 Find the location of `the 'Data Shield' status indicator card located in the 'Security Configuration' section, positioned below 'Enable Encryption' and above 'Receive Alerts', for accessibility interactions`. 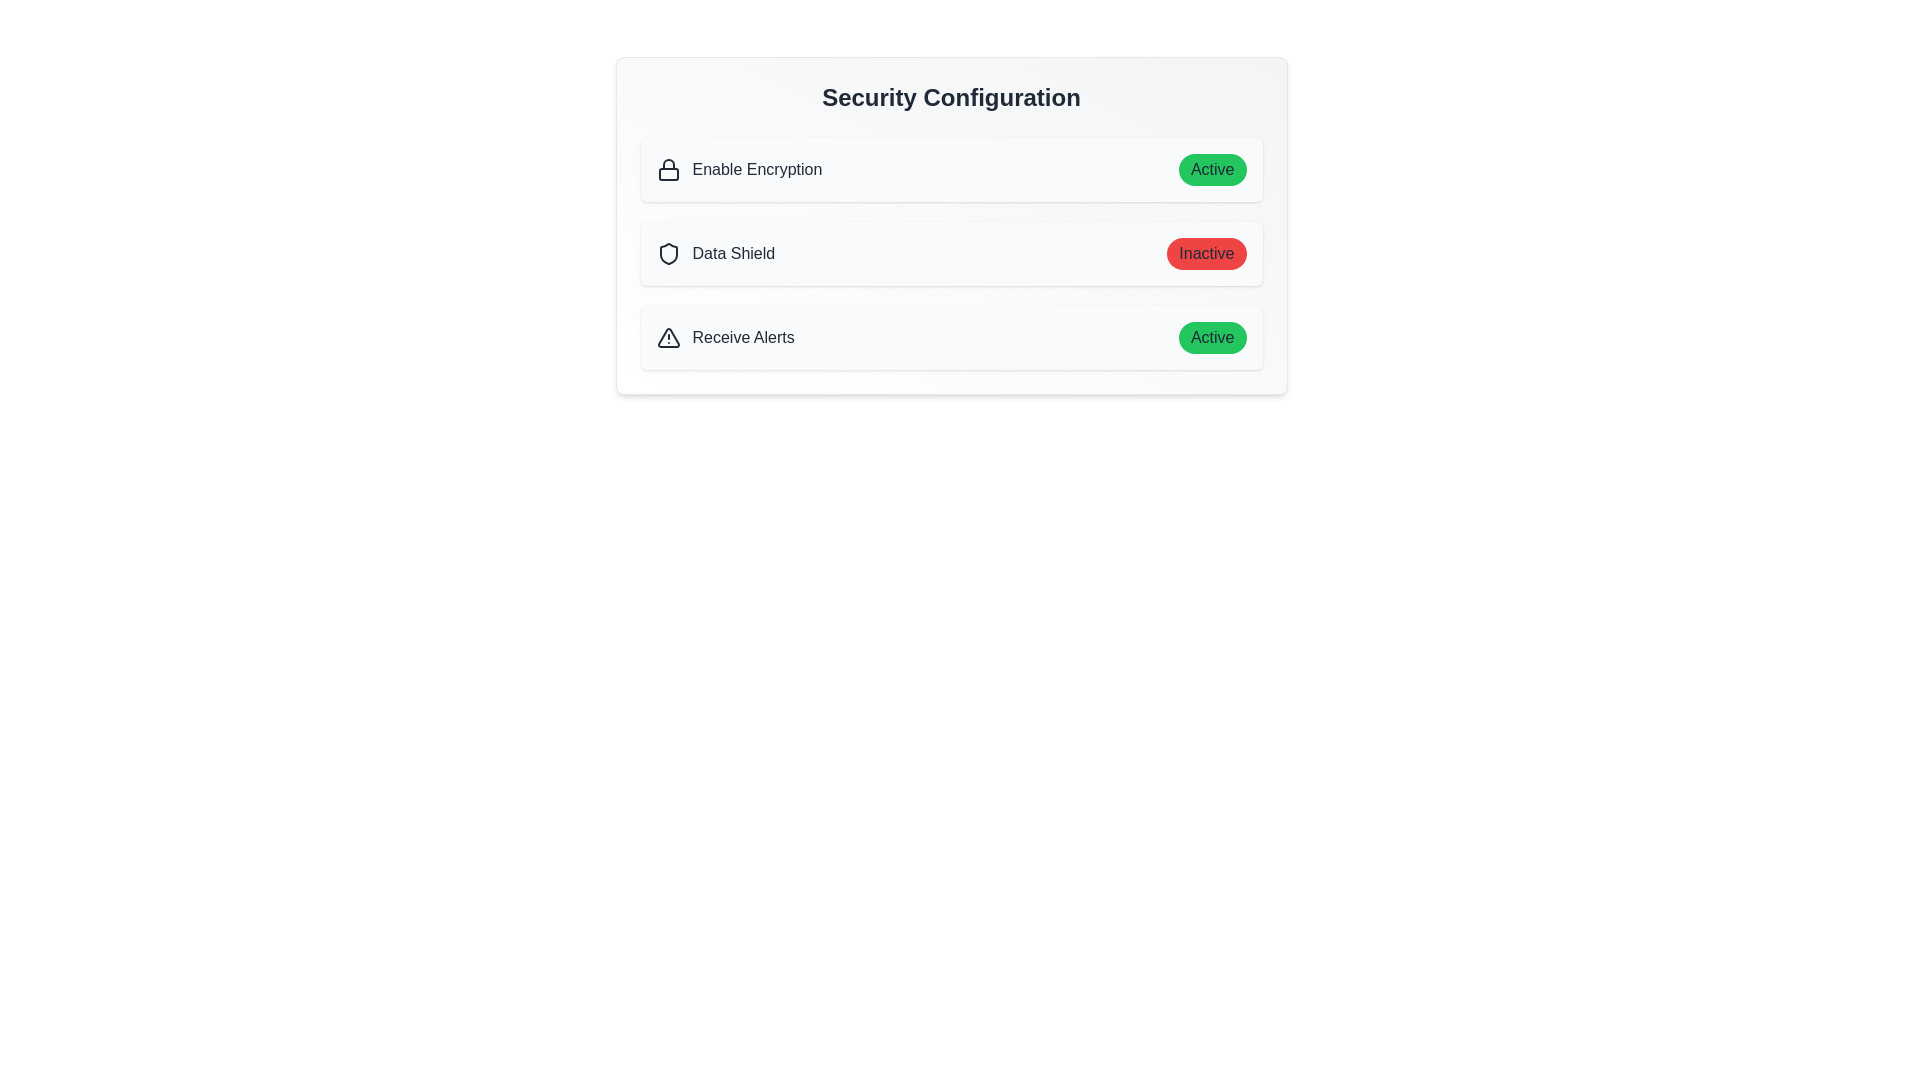

the 'Data Shield' status indicator card located in the 'Security Configuration' section, positioned below 'Enable Encryption' and above 'Receive Alerts', for accessibility interactions is located at coordinates (950, 253).